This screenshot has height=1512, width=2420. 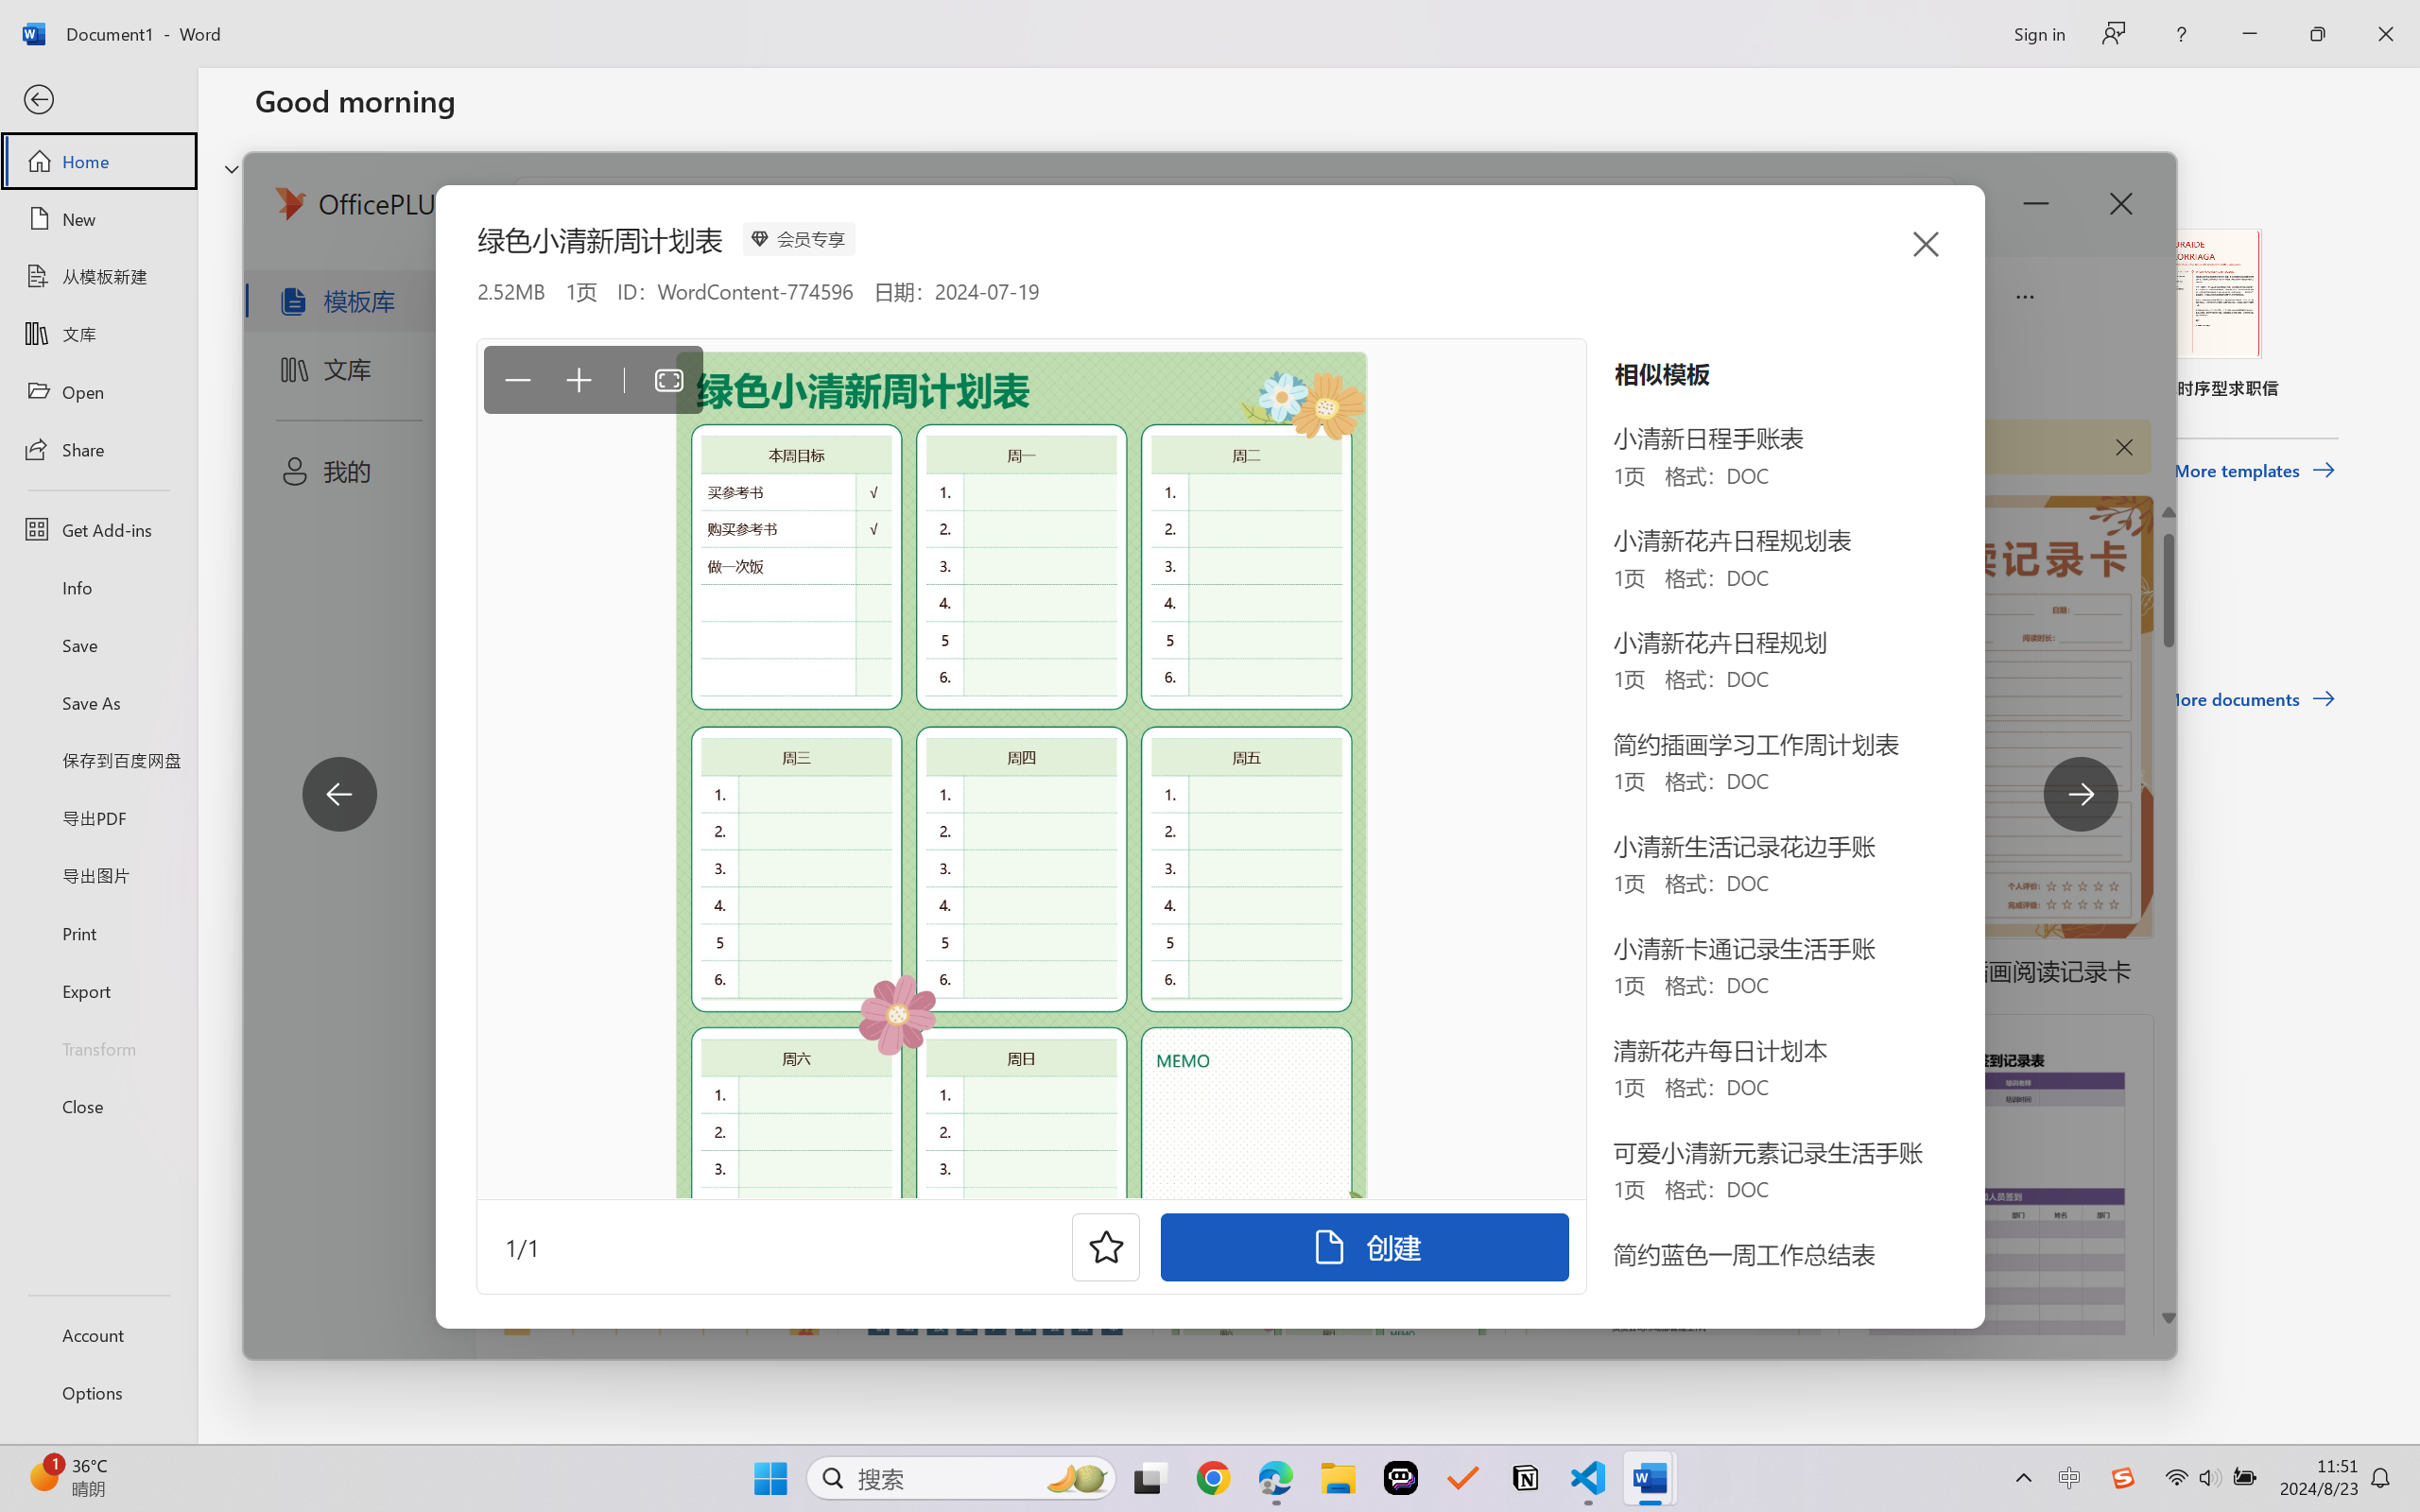 What do you see at coordinates (97, 933) in the screenshot?
I see `'Print'` at bounding box center [97, 933].